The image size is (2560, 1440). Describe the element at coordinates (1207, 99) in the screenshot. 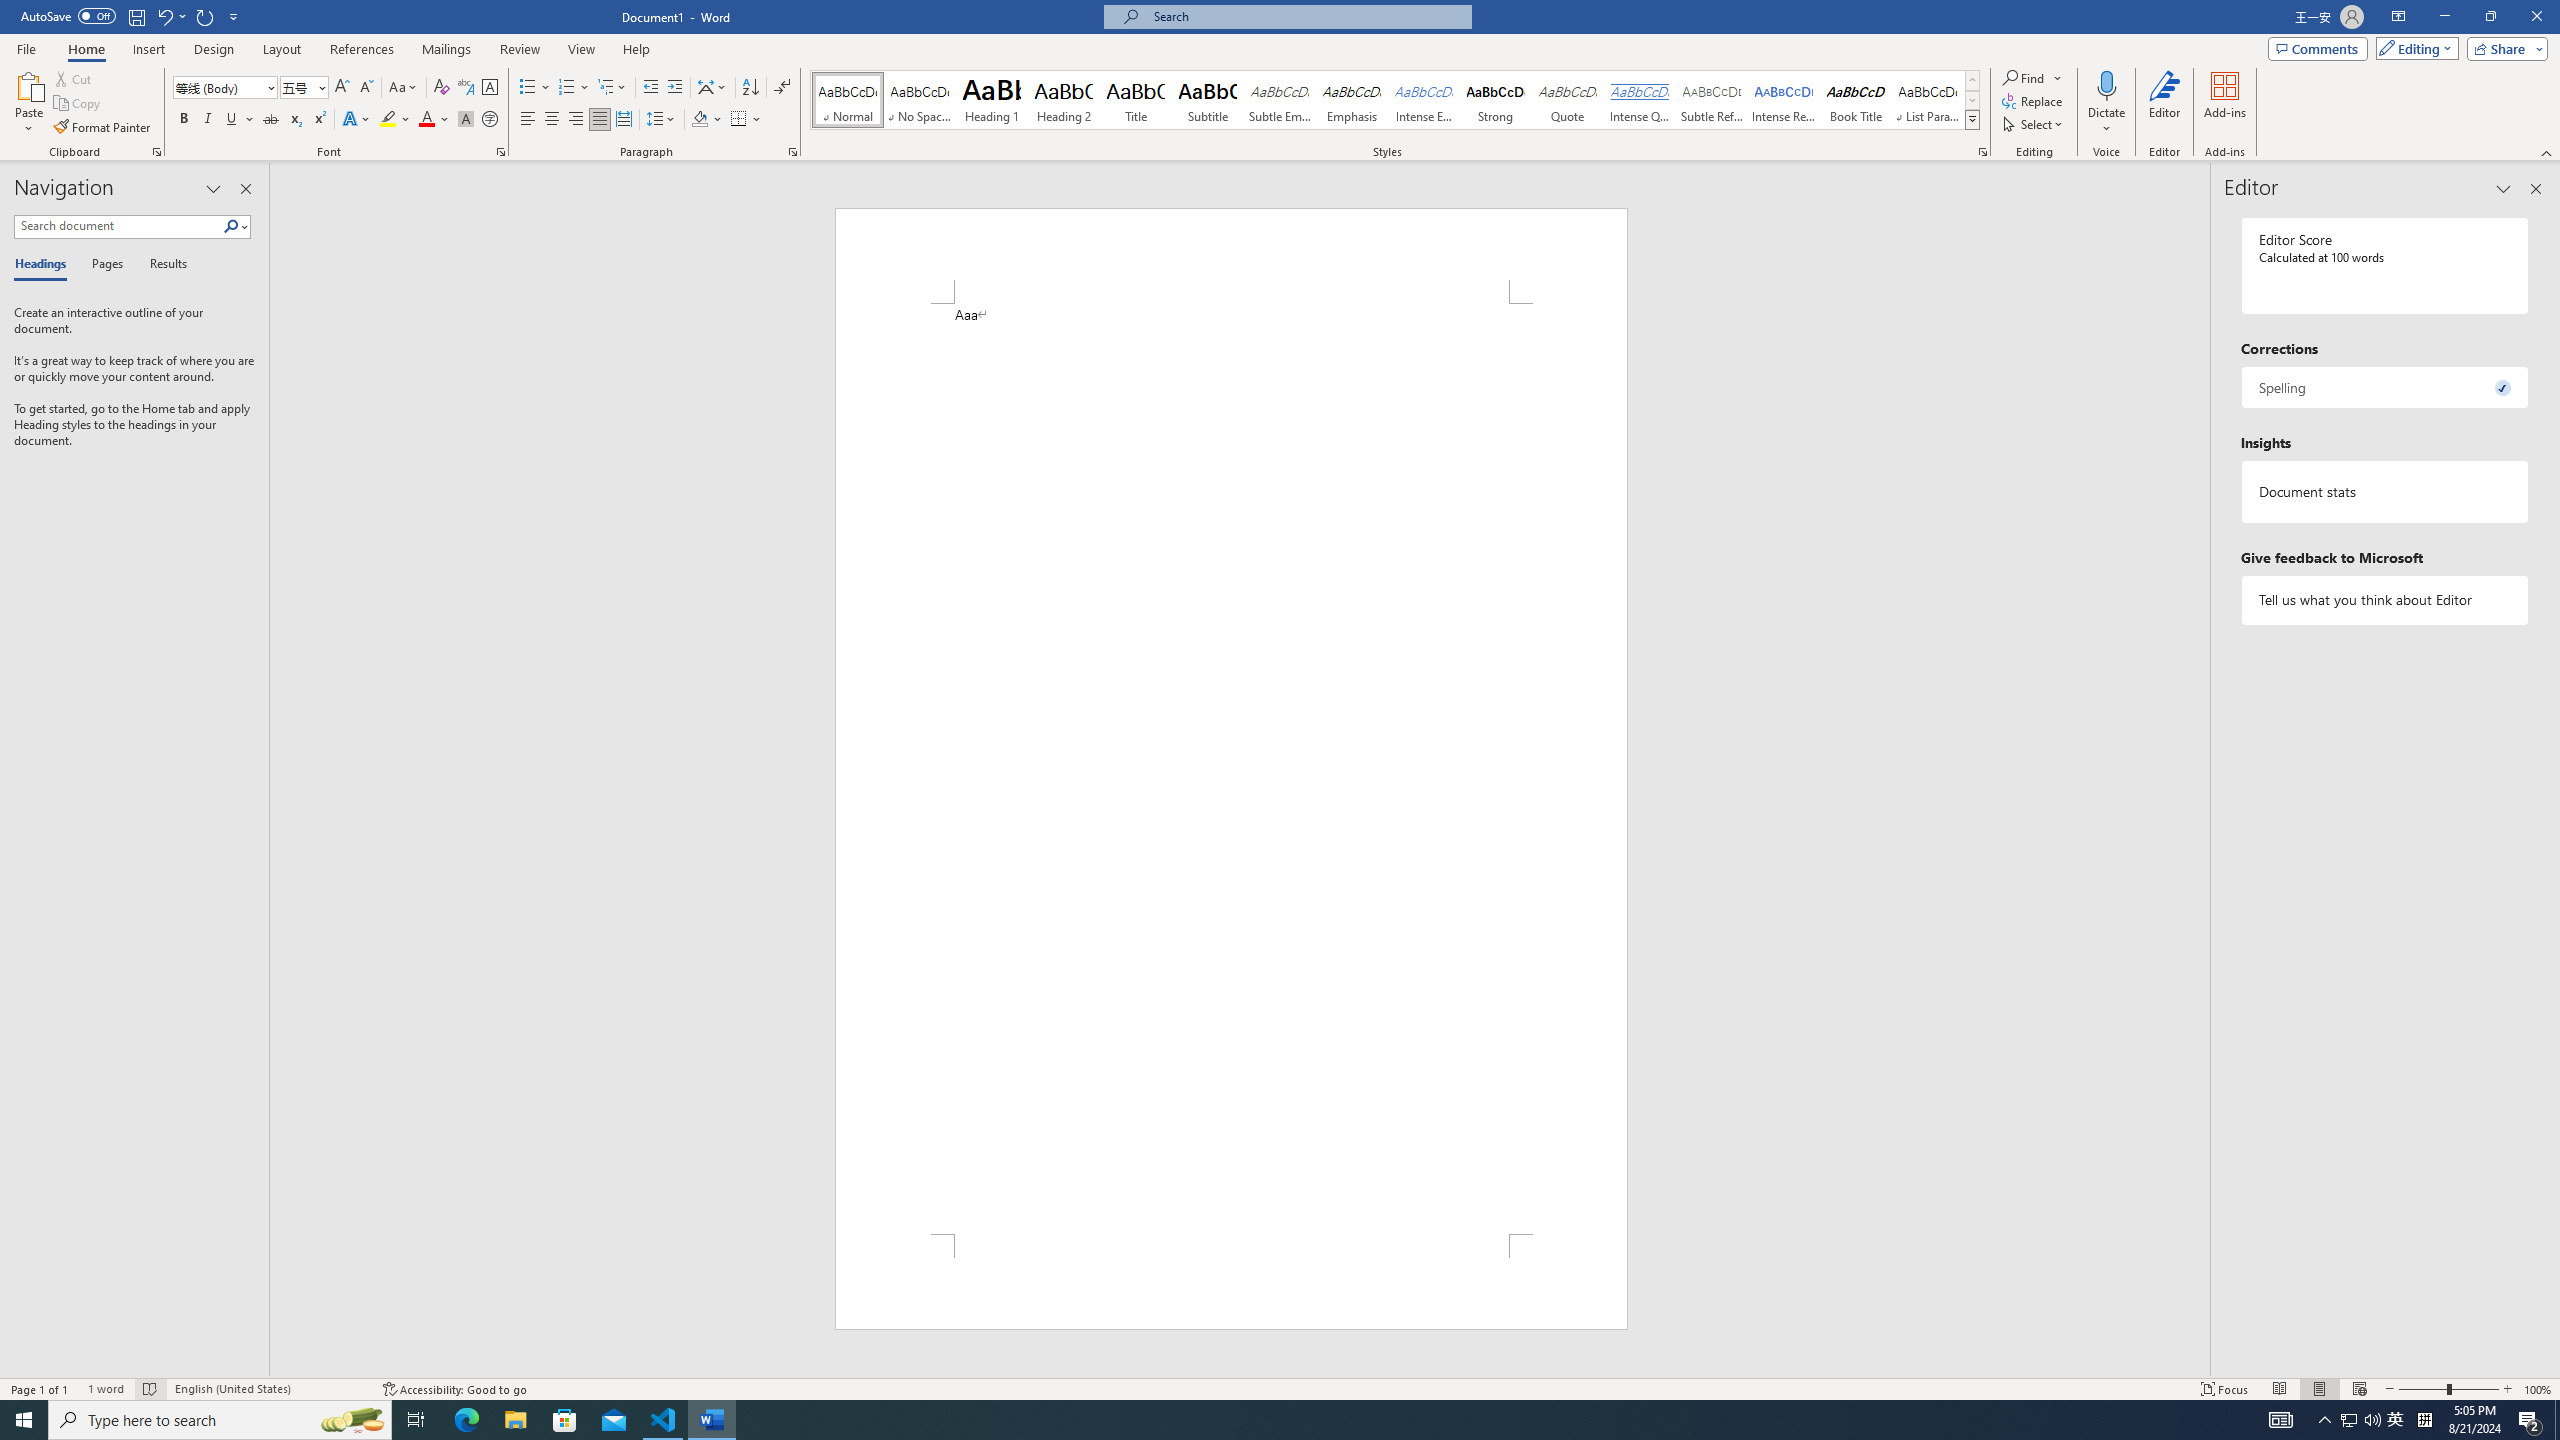

I see `'Subtitle'` at that location.